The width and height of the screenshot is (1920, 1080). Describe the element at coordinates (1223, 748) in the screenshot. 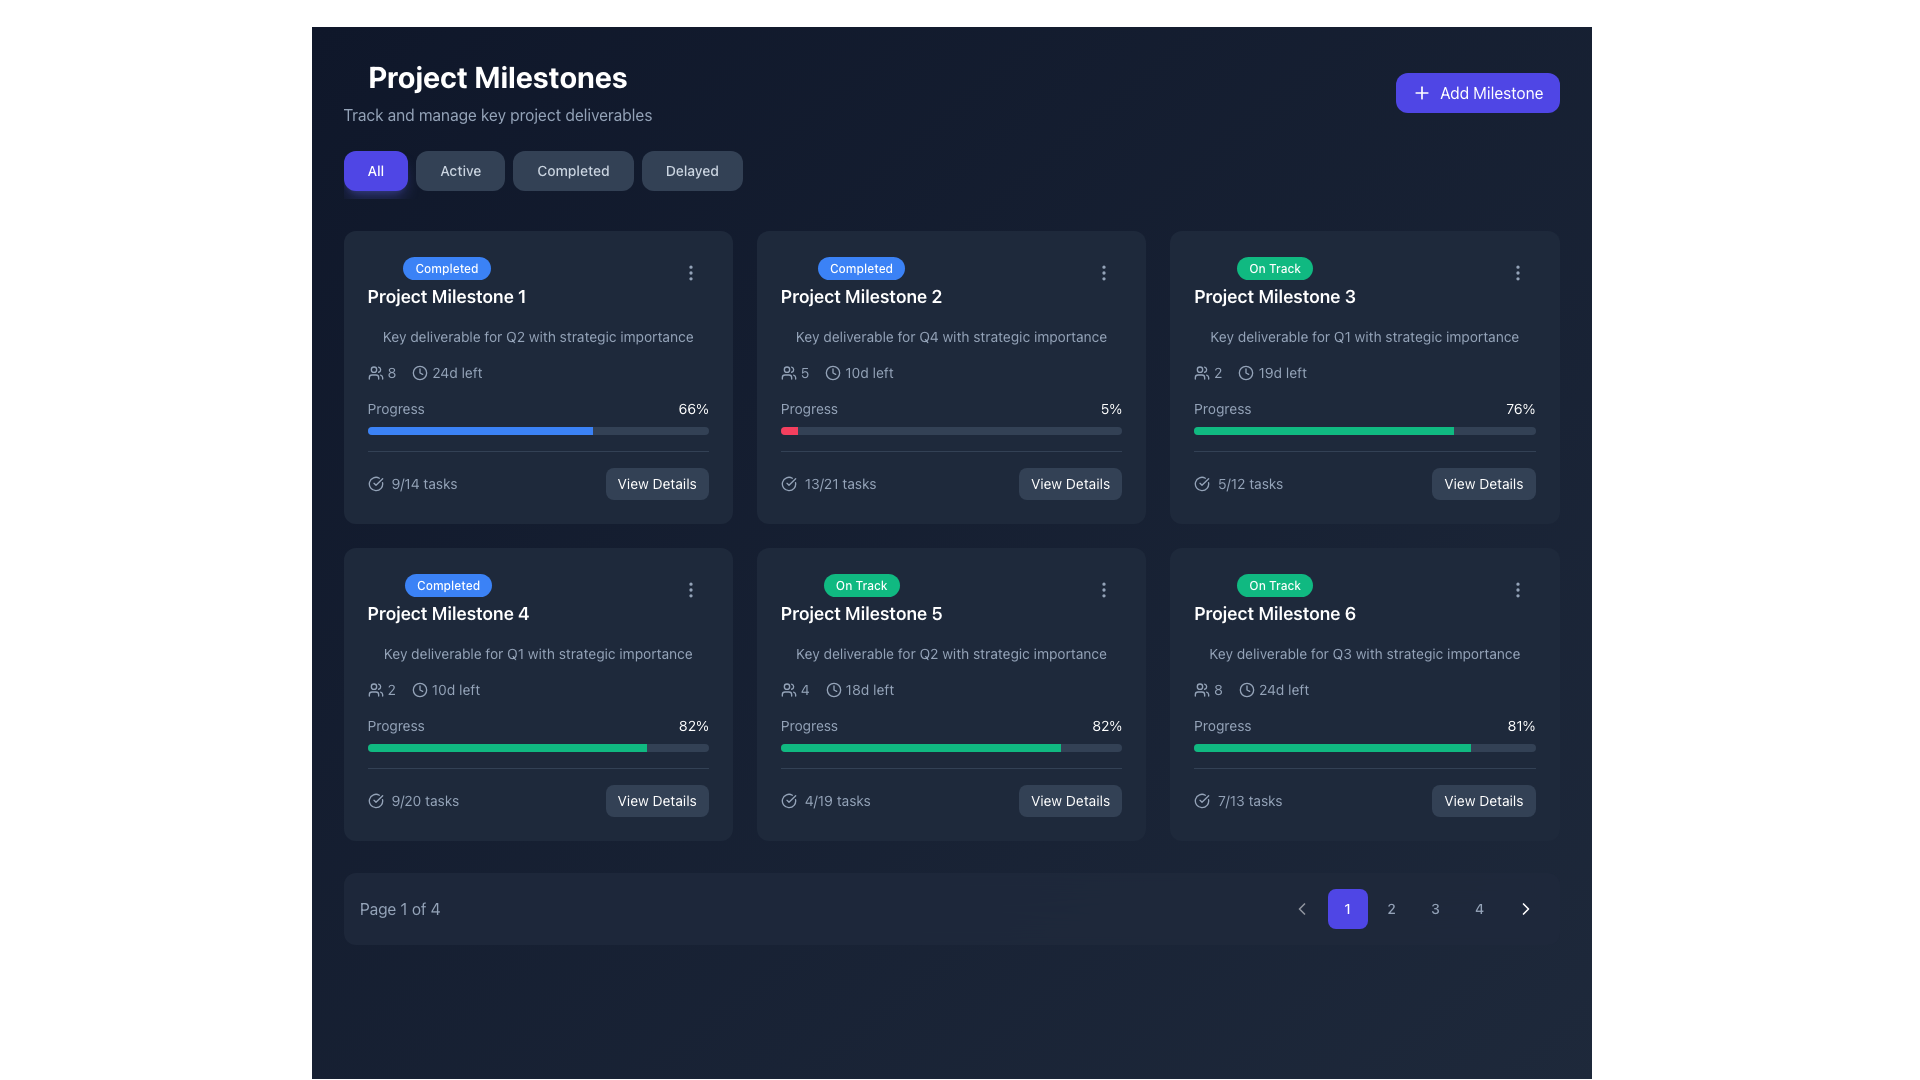

I see `the progress of Project Milestone 6` at that location.